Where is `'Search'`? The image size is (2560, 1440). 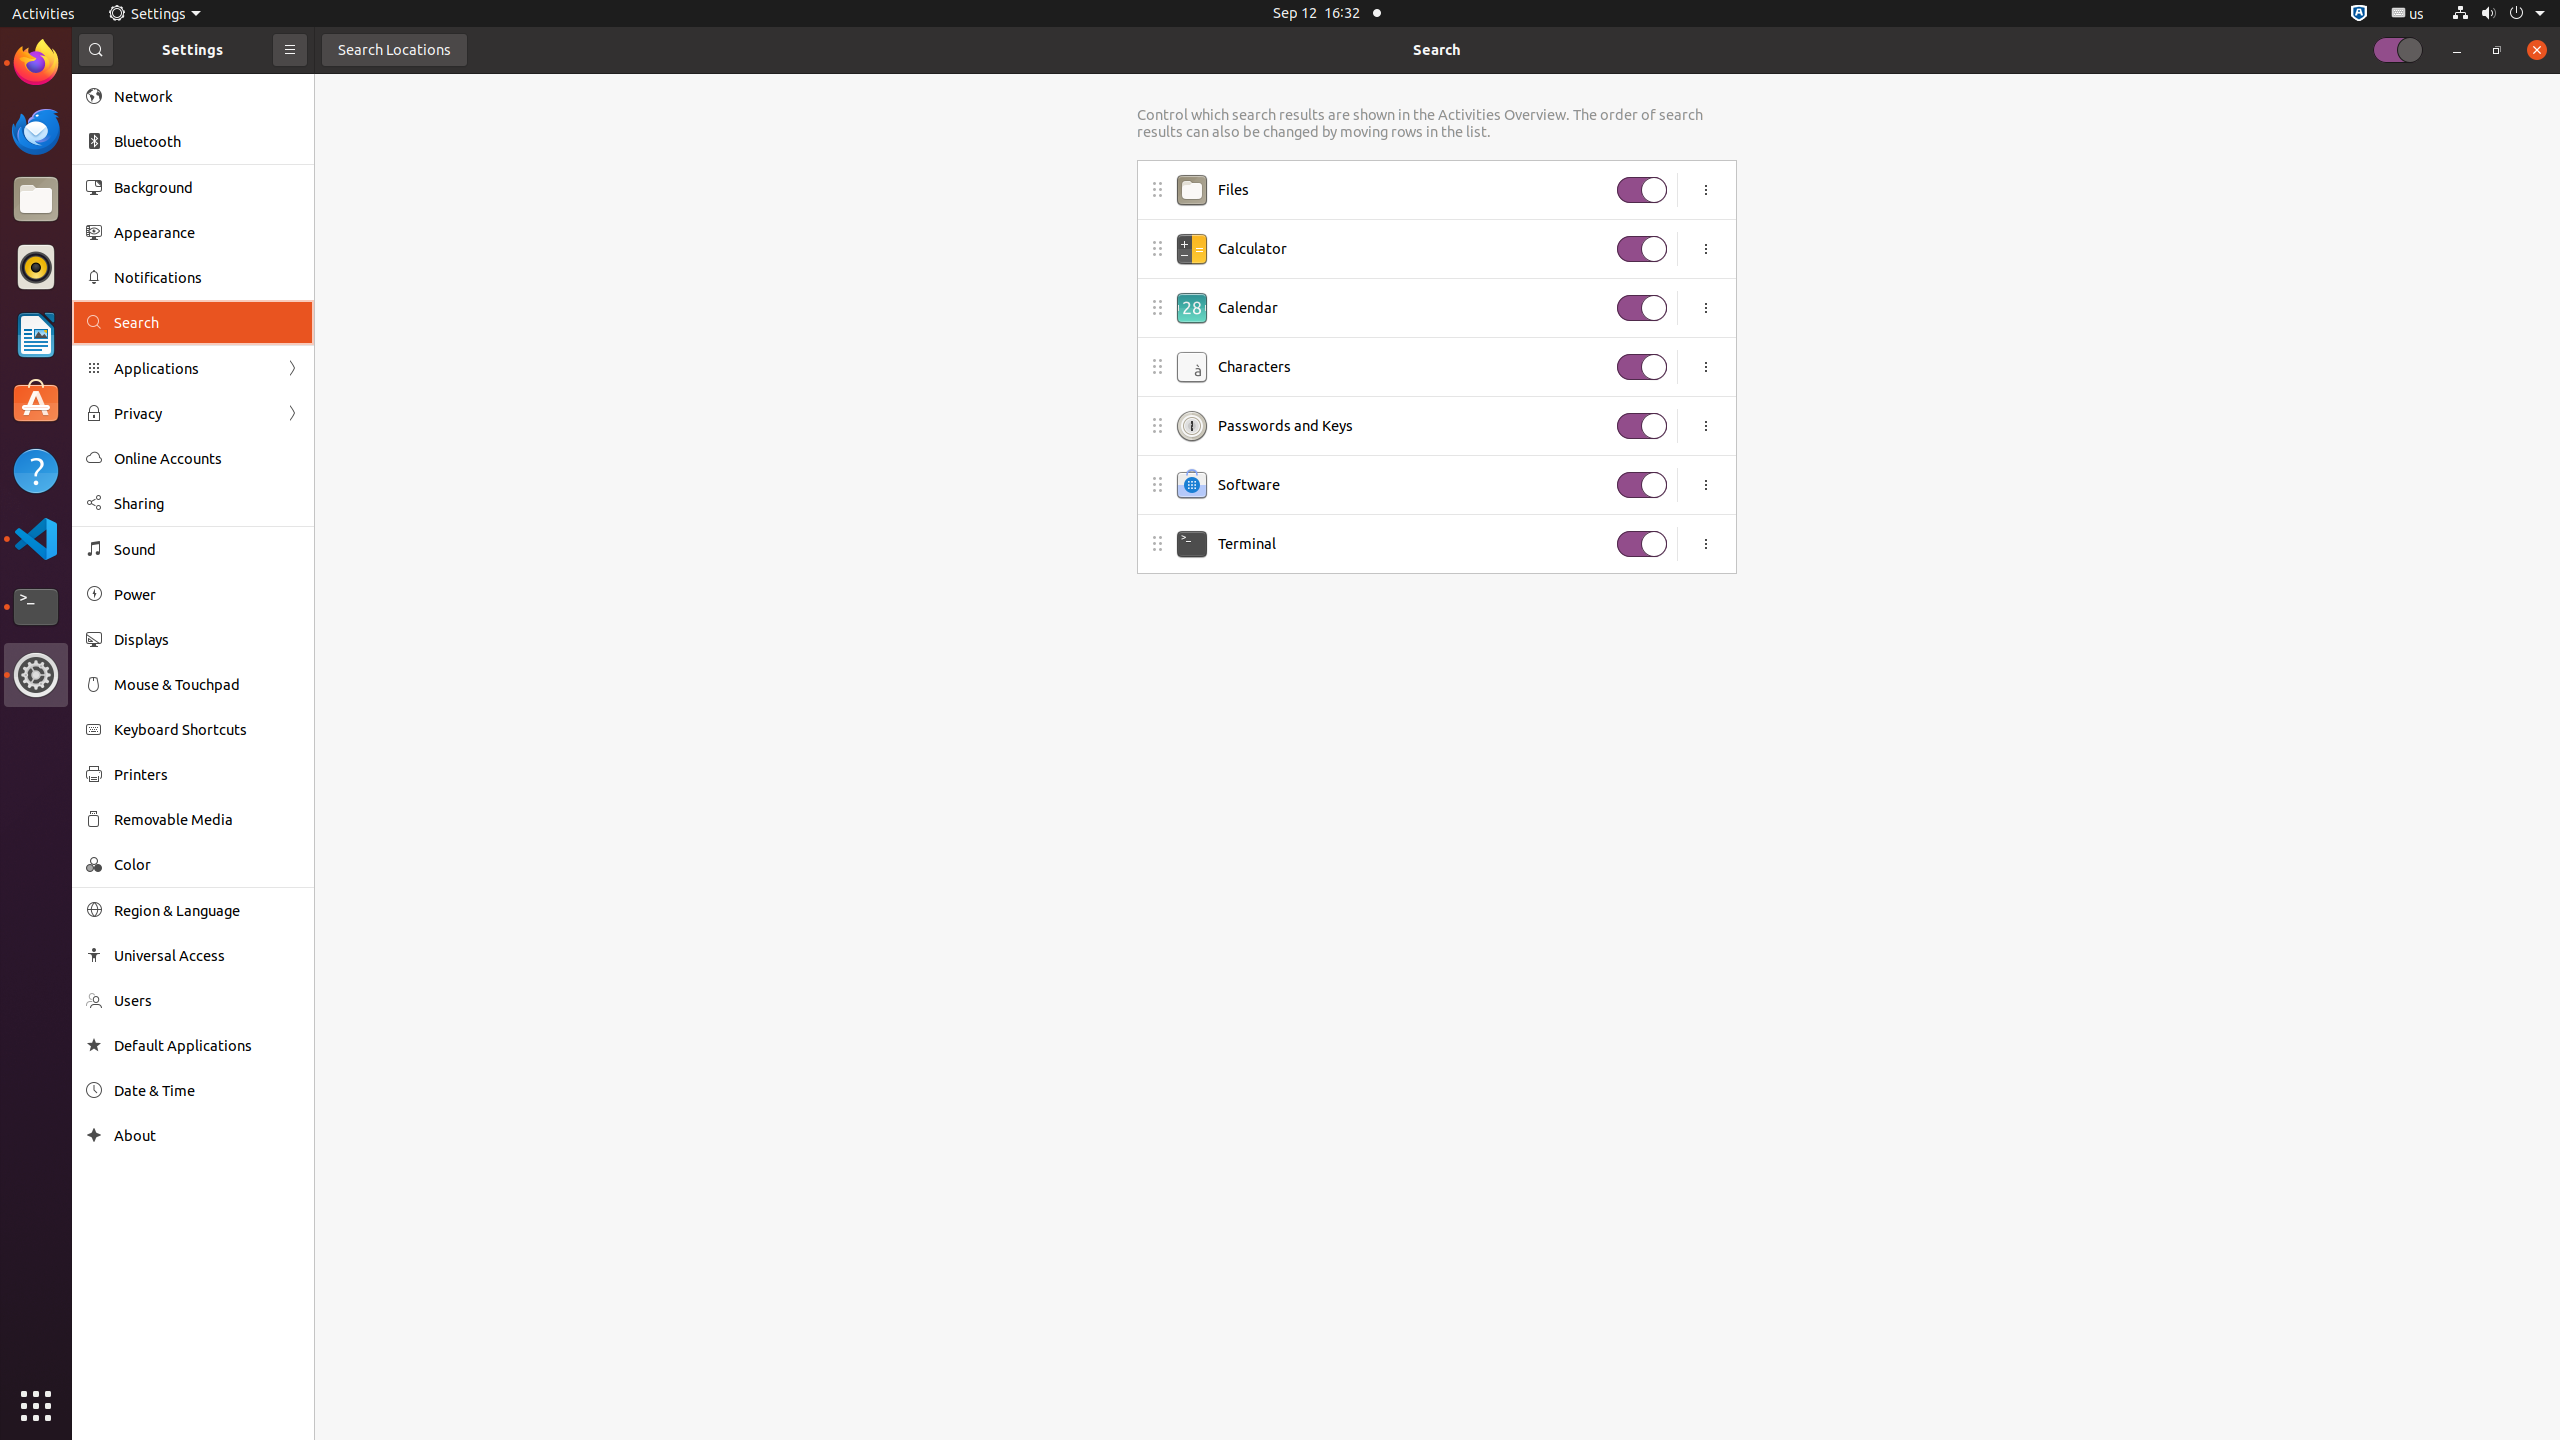
'Search' is located at coordinates (1435, 49).